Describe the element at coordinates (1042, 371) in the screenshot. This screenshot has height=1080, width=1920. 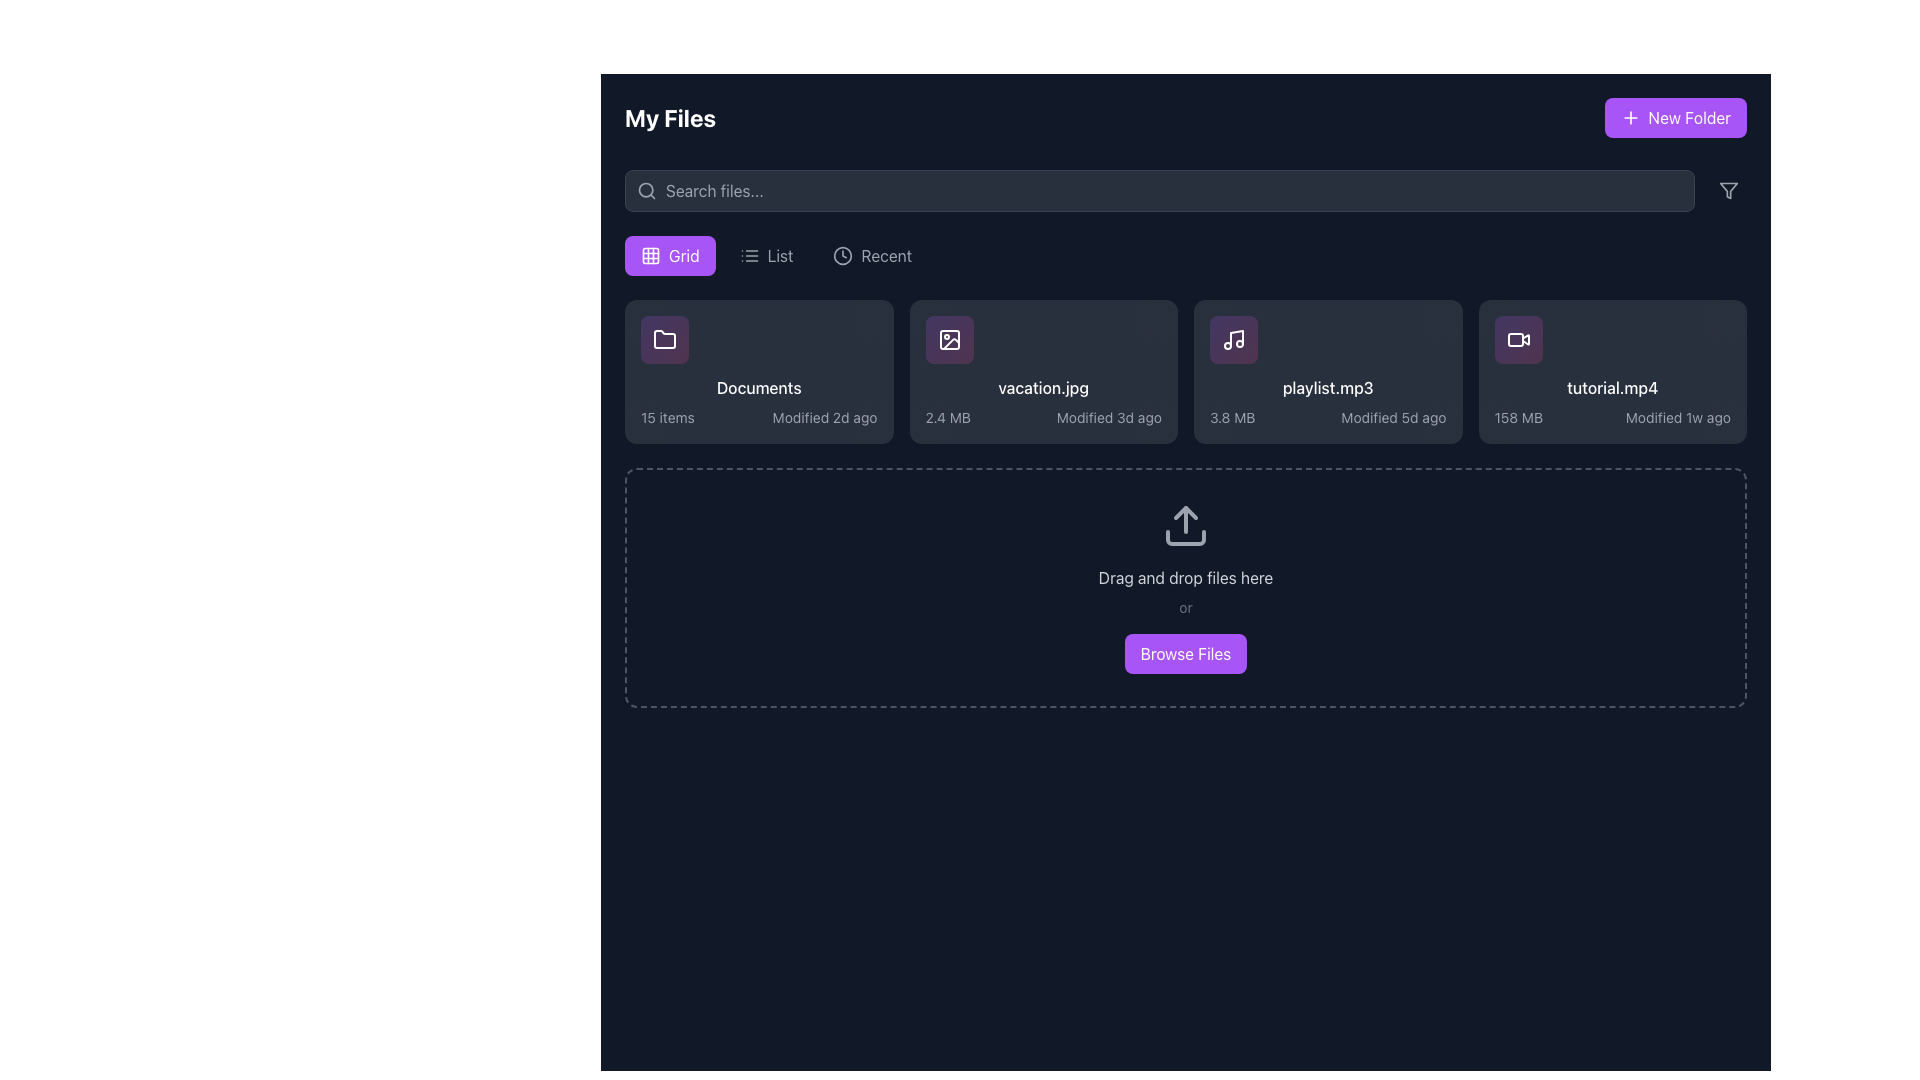
I see `the circular share button with a semi-transparent white background located above the title of the file 'vacation.jpg' in the middle row of the file grid to share the file` at that location.